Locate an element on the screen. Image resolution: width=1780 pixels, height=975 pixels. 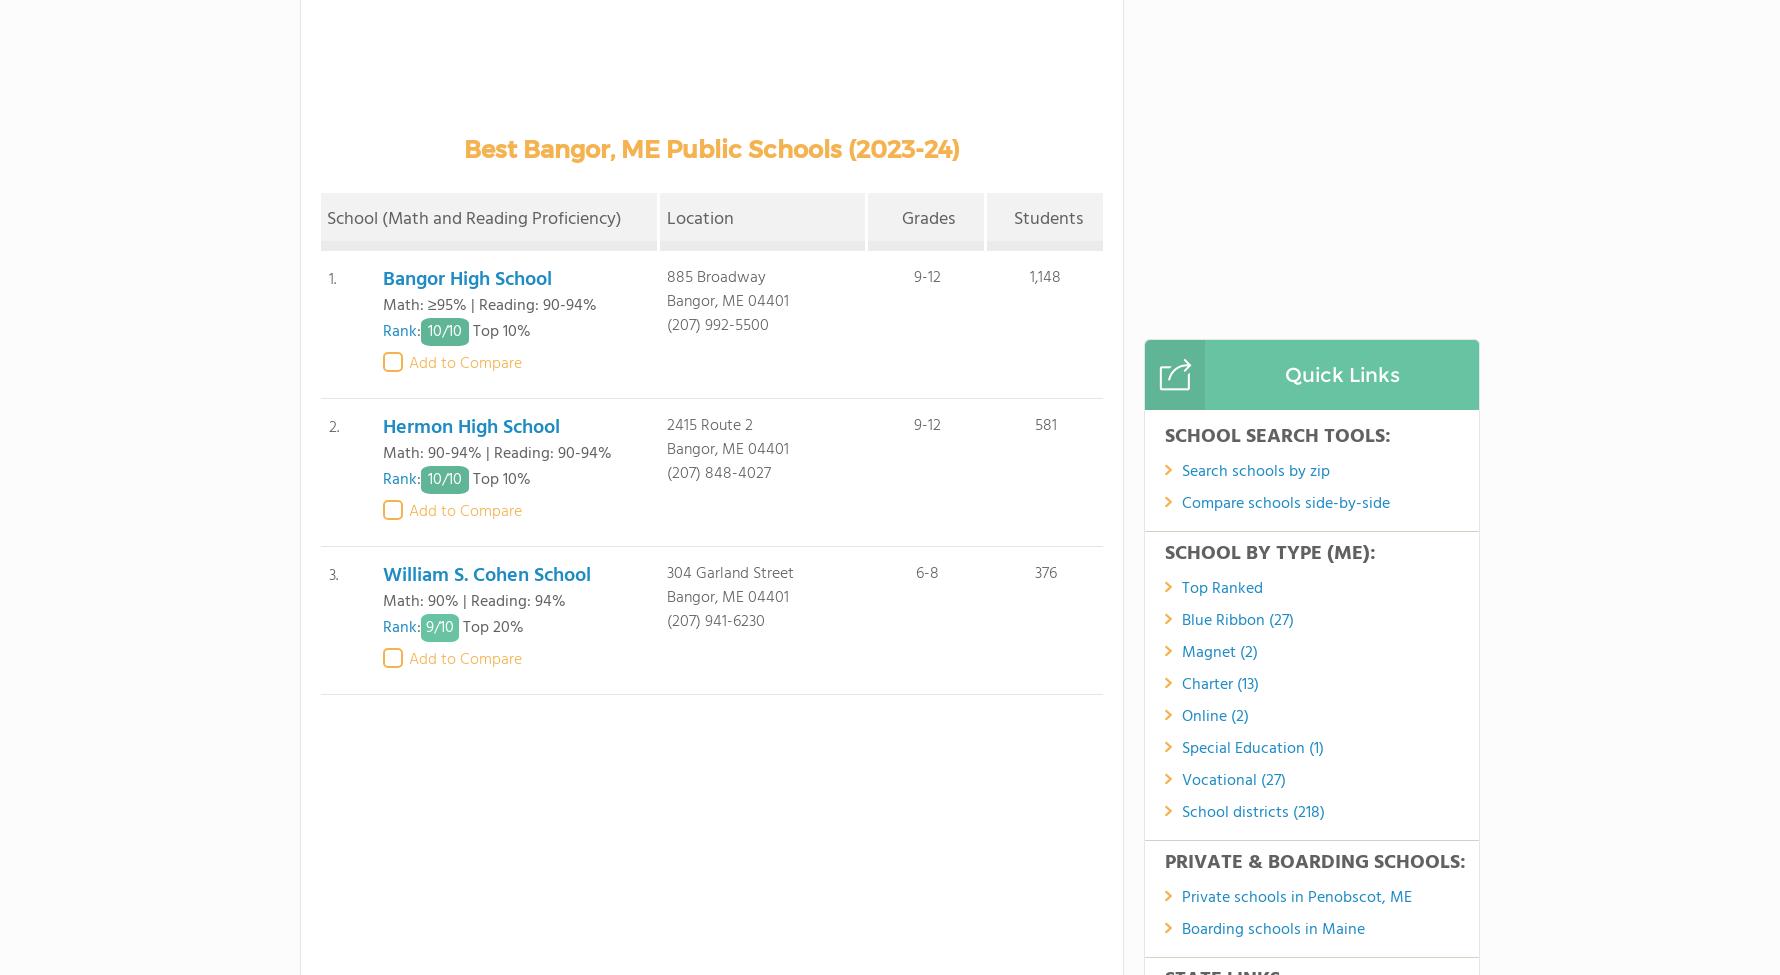
'School Member Area' is located at coordinates (1247, 860).